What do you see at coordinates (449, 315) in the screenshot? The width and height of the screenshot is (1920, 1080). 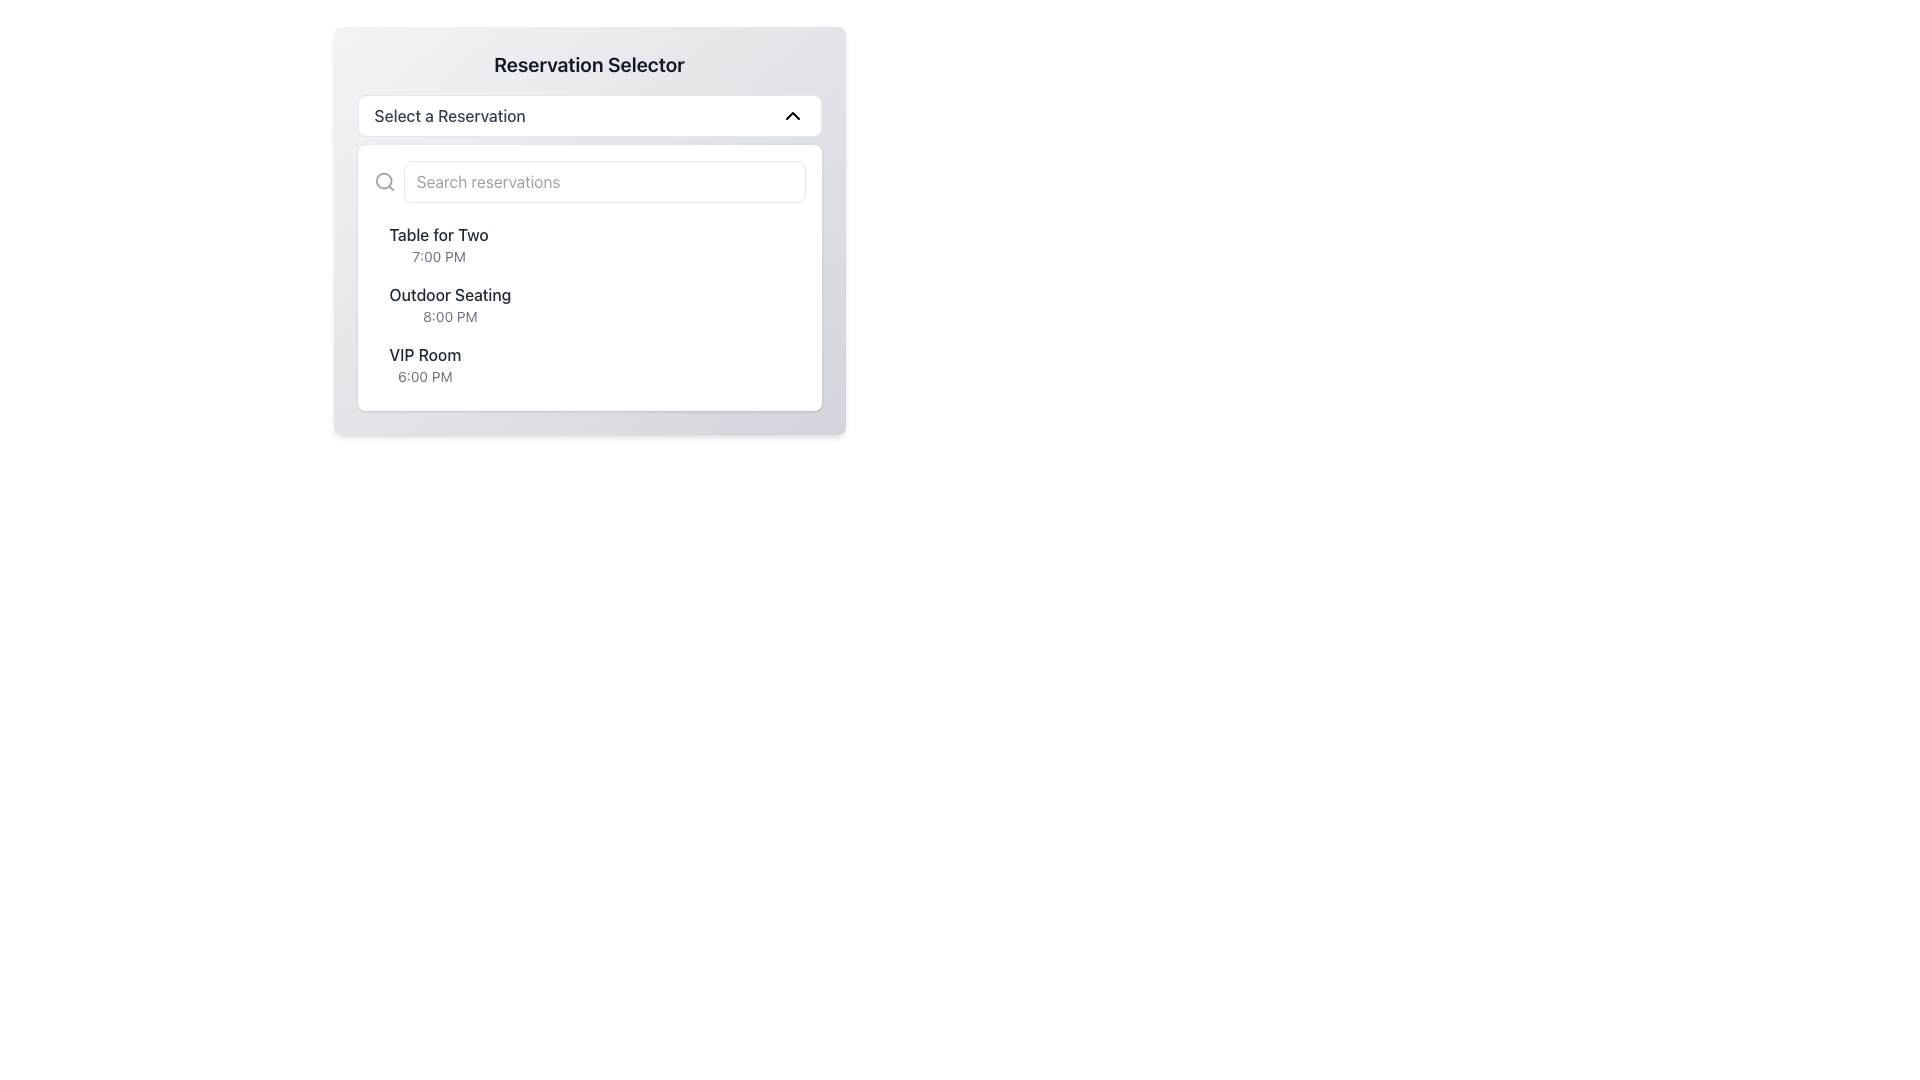 I see `text label displaying the reservation time for 'Outdoor Seating', which is the second option in the list of reservation options under 'Reservation Selector'` at bounding box center [449, 315].